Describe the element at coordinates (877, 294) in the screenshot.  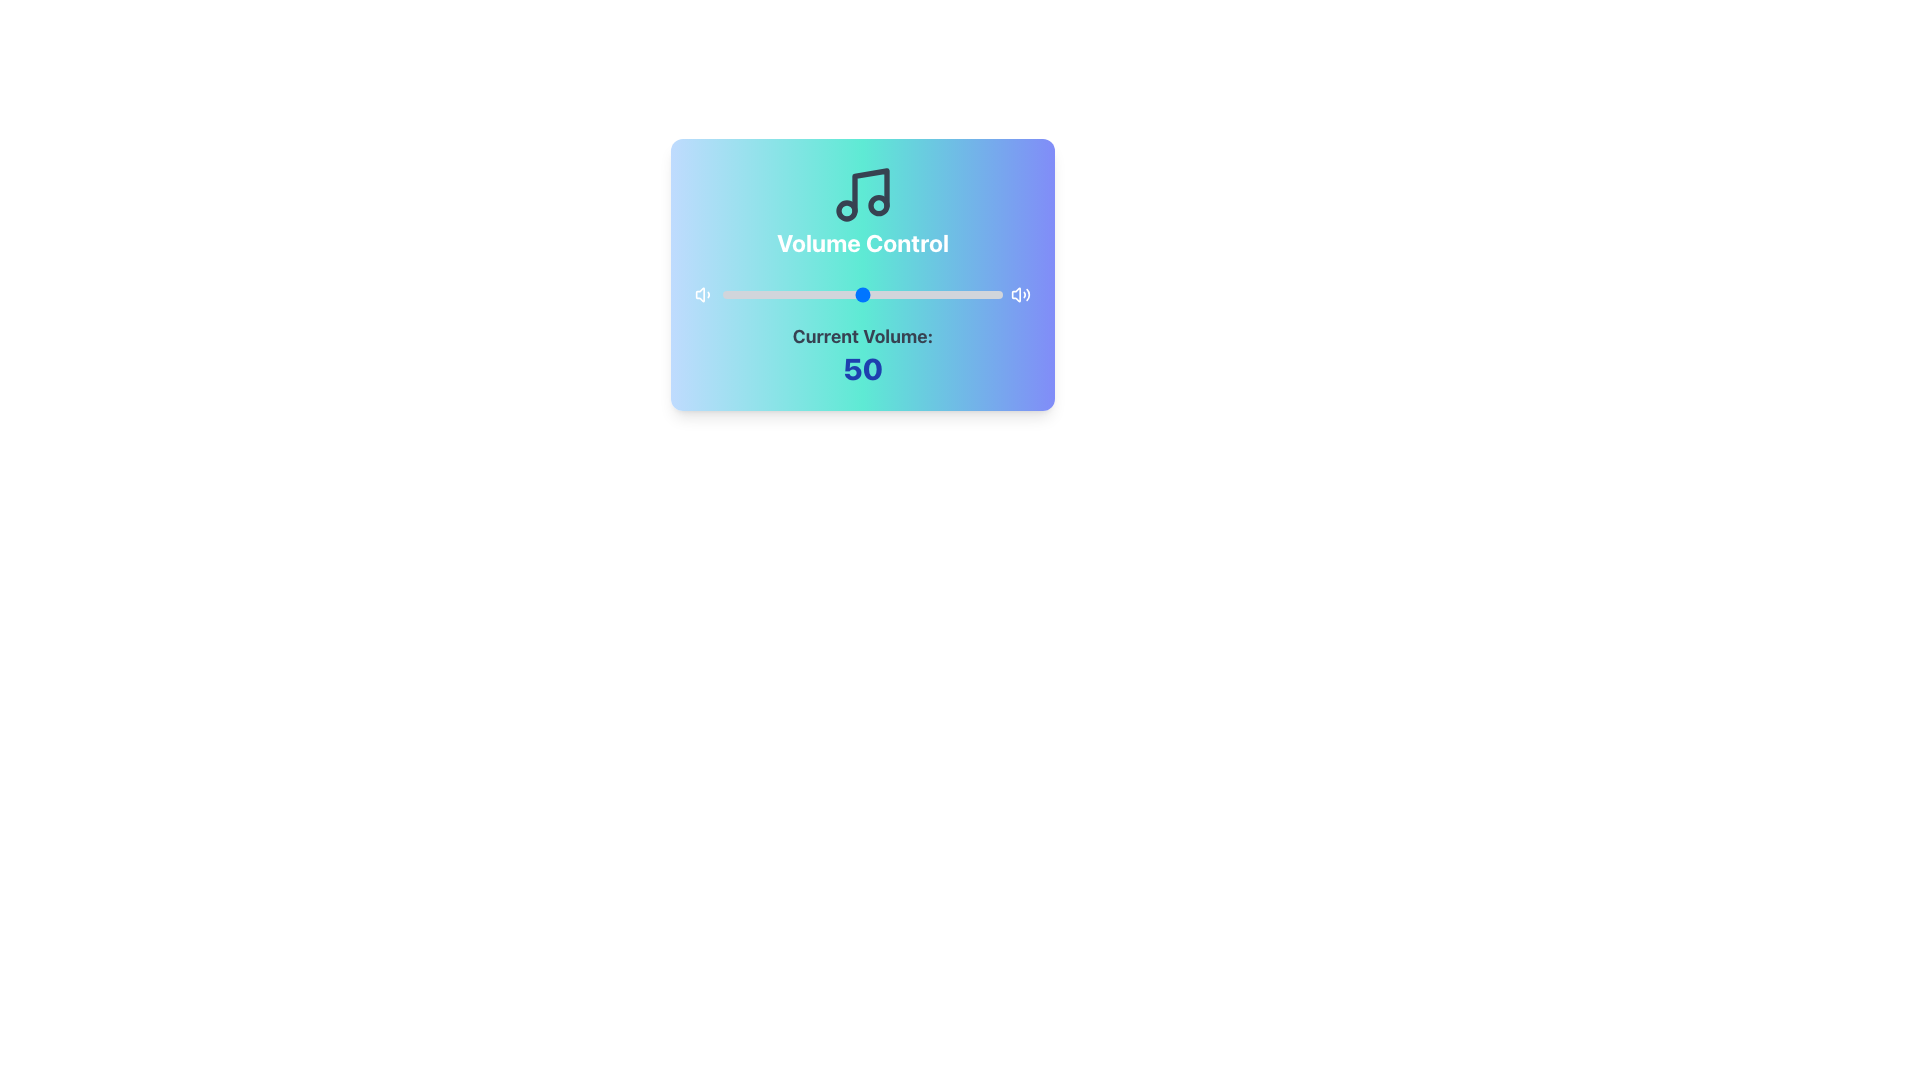
I see `the slider` at that location.